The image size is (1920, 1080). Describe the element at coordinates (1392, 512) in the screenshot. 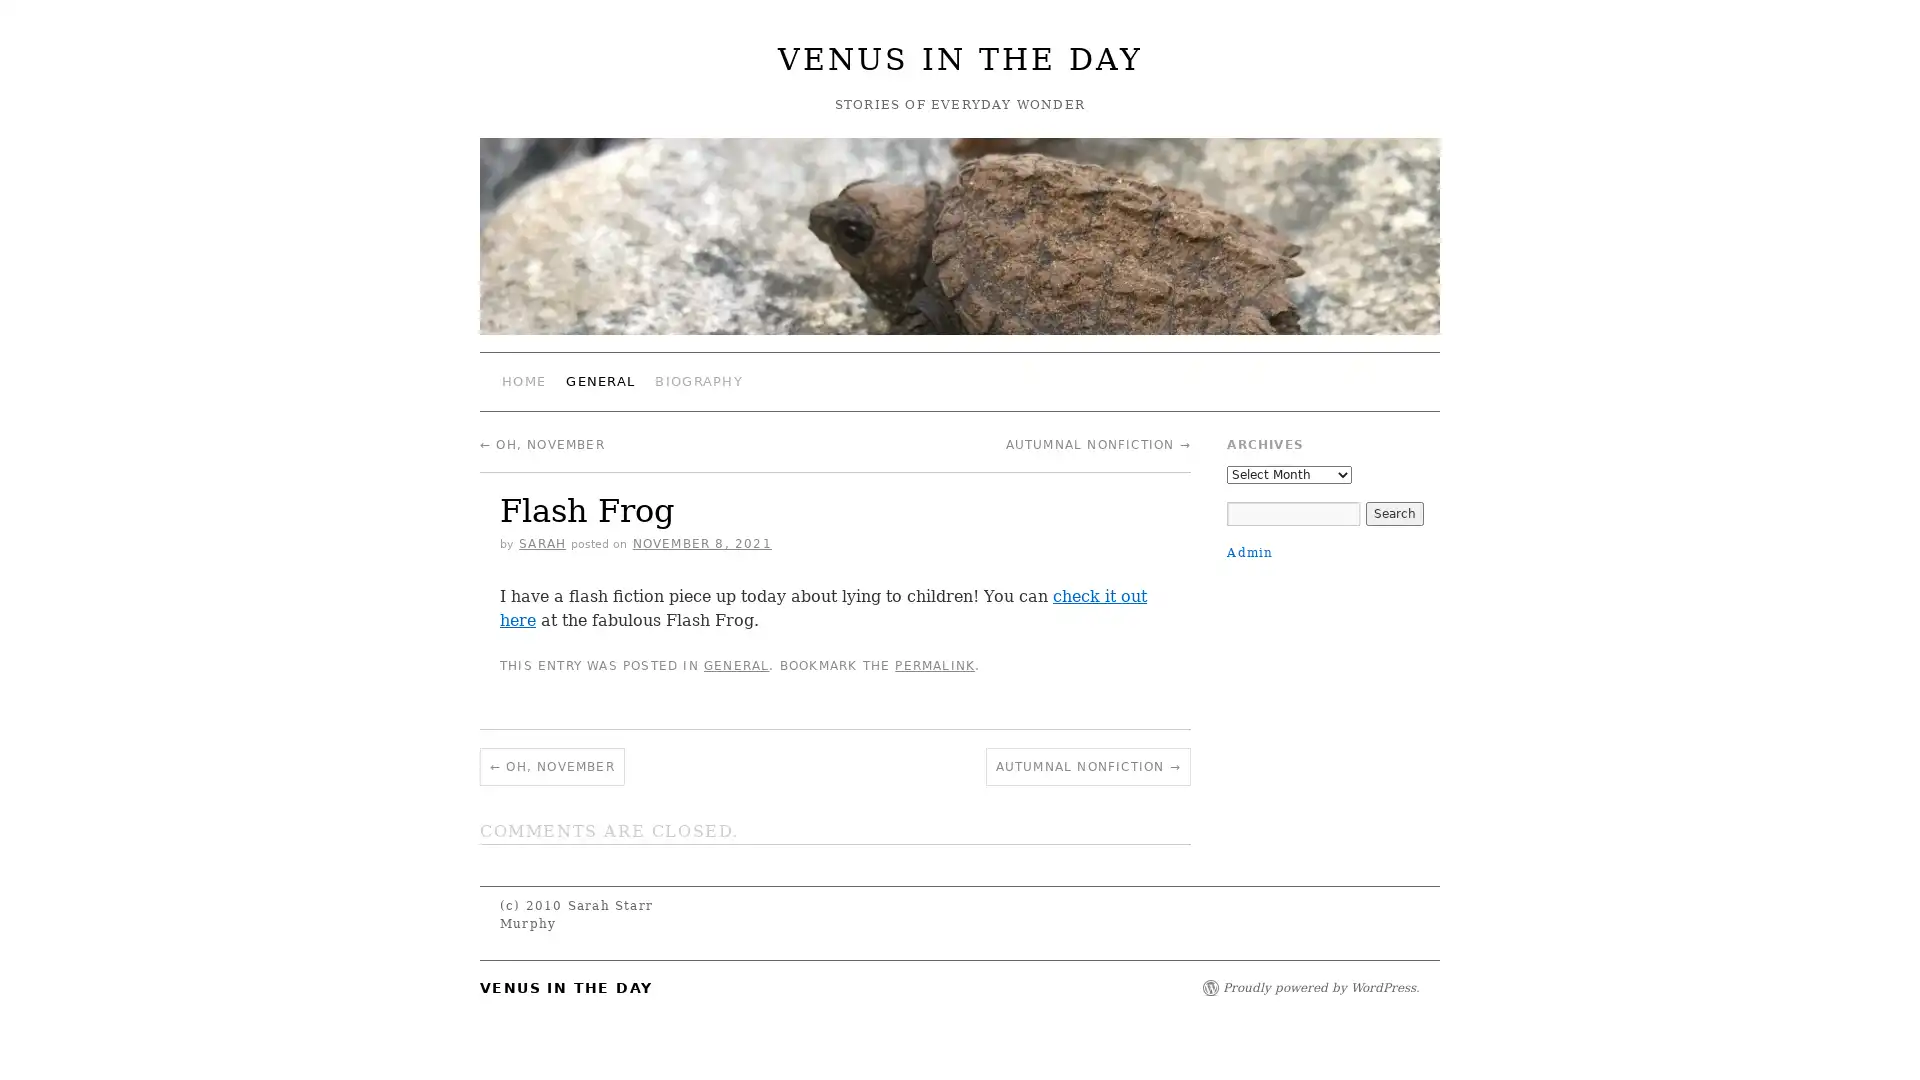

I see `Search` at that location.